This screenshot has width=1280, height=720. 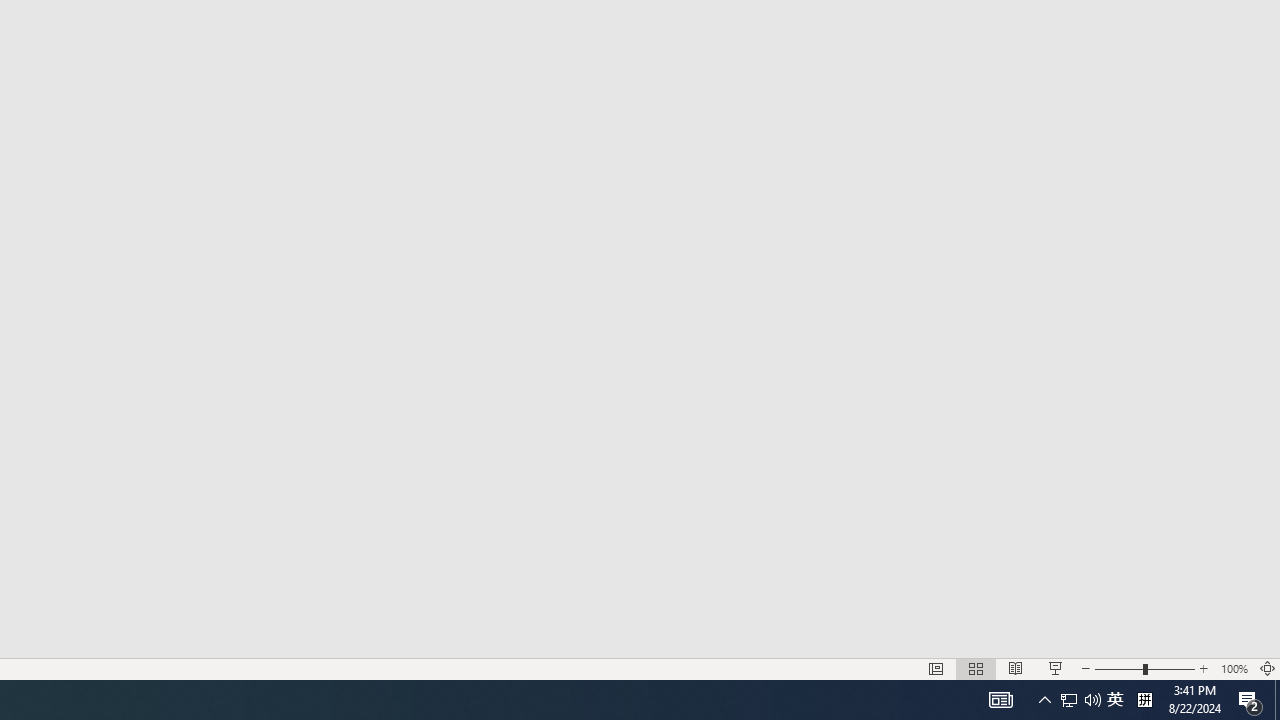 What do you see at coordinates (1233, 669) in the screenshot?
I see `'Zoom 100%'` at bounding box center [1233, 669].